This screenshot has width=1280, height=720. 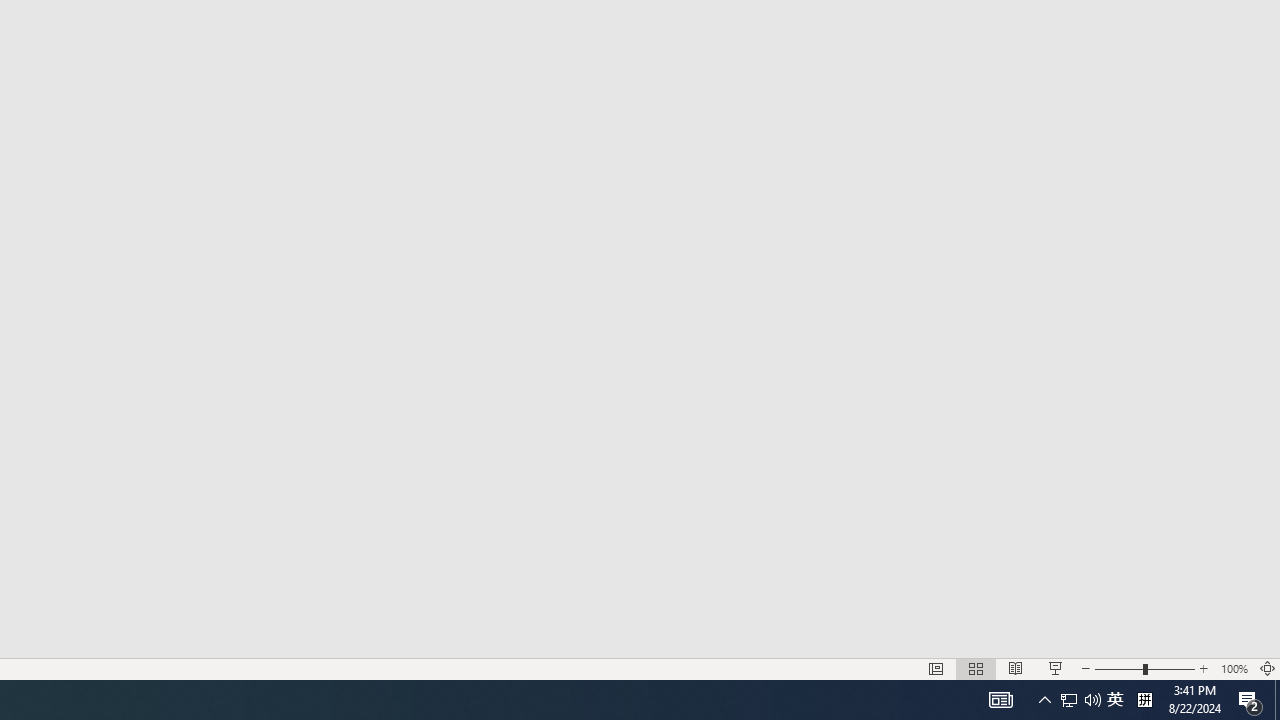 What do you see at coordinates (1233, 669) in the screenshot?
I see `'Zoom 100%'` at bounding box center [1233, 669].